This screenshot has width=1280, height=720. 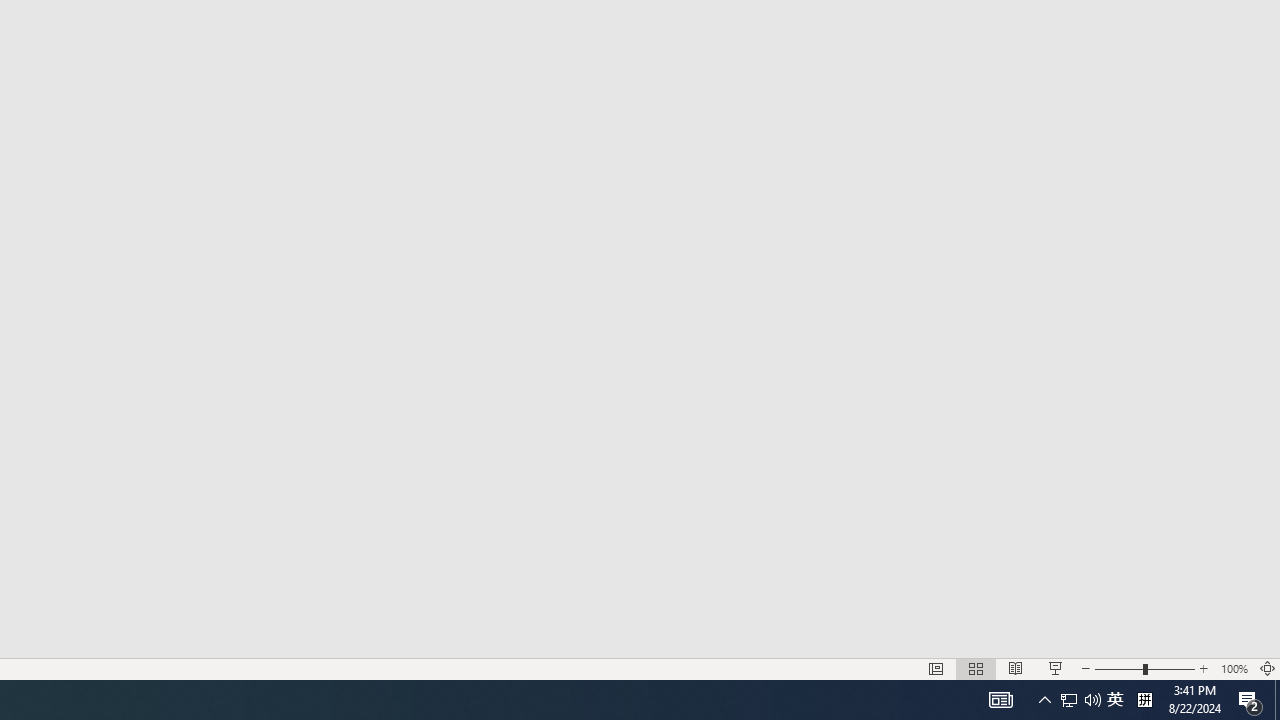 What do you see at coordinates (1233, 669) in the screenshot?
I see `'Zoom 100%'` at bounding box center [1233, 669].